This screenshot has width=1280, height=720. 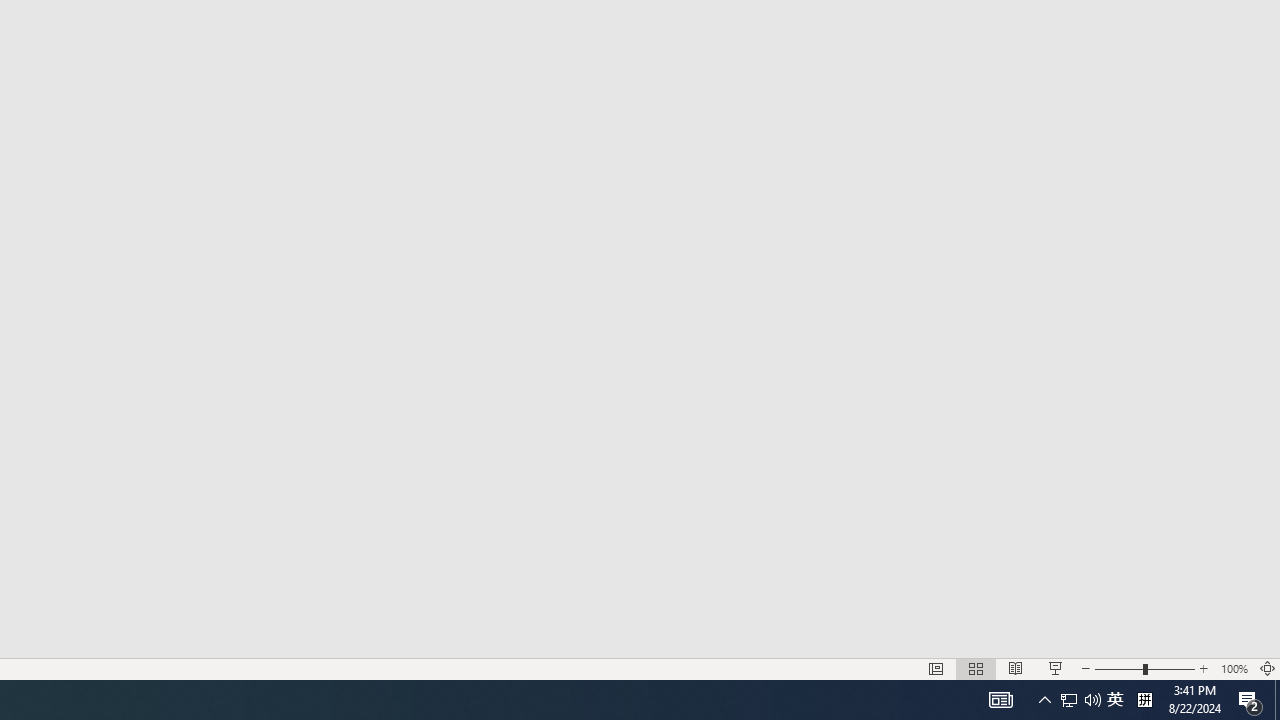 What do you see at coordinates (1233, 669) in the screenshot?
I see `'Zoom 100%'` at bounding box center [1233, 669].